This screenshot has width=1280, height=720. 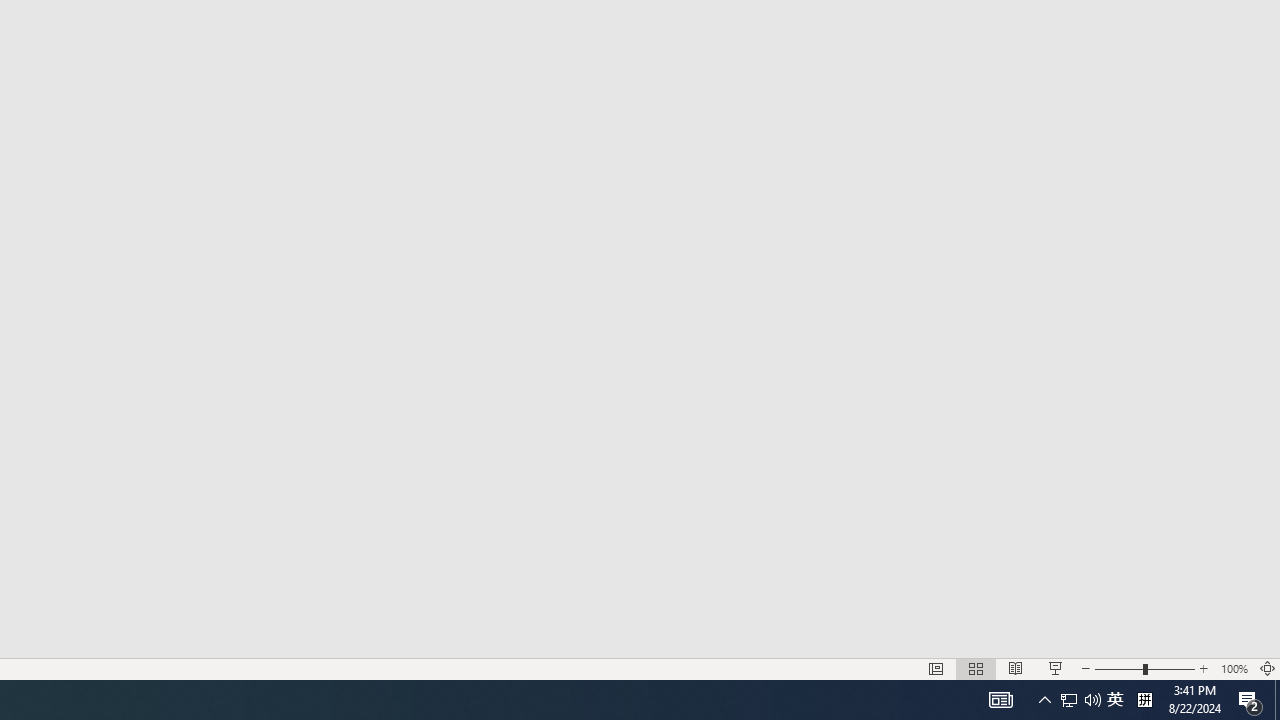 What do you see at coordinates (1233, 669) in the screenshot?
I see `'Zoom 100%'` at bounding box center [1233, 669].